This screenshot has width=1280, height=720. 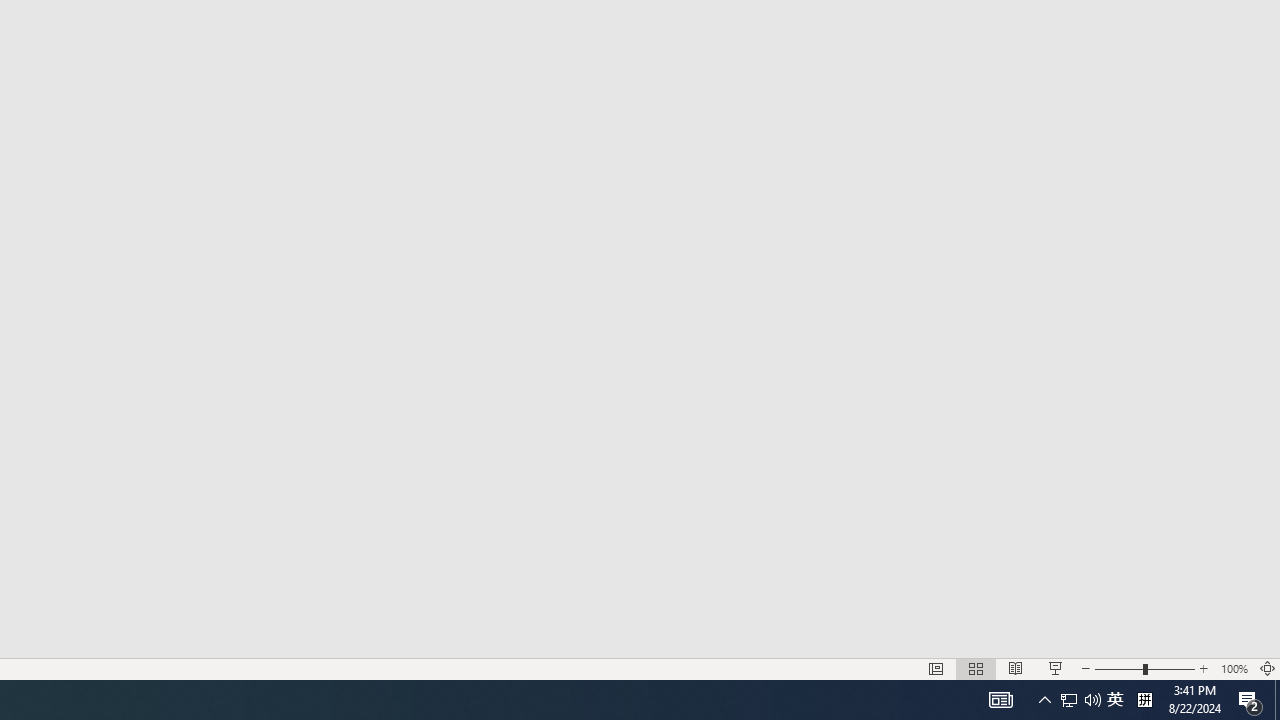 What do you see at coordinates (1233, 669) in the screenshot?
I see `'Zoom 100%'` at bounding box center [1233, 669].